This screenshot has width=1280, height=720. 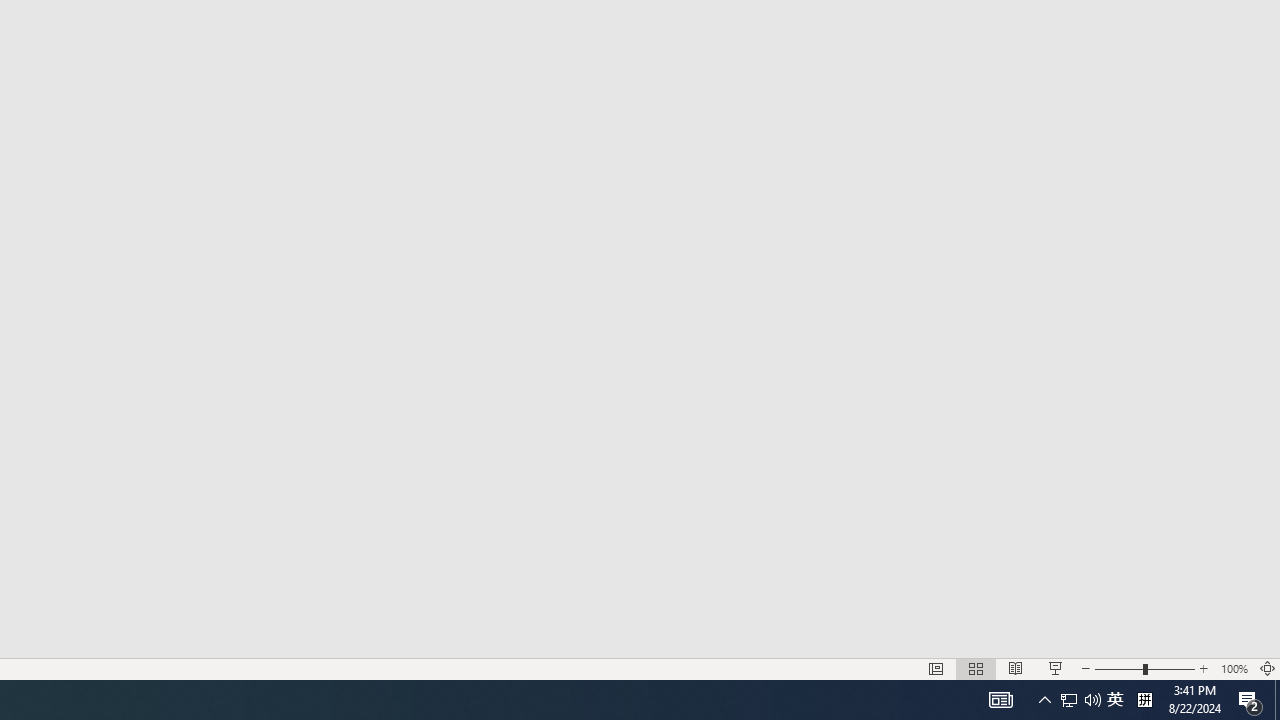 What do you see at coordinates (1233, 669) in the screenshot?
I see `'Zoom 100%'` at bounding box center [1233, 669].